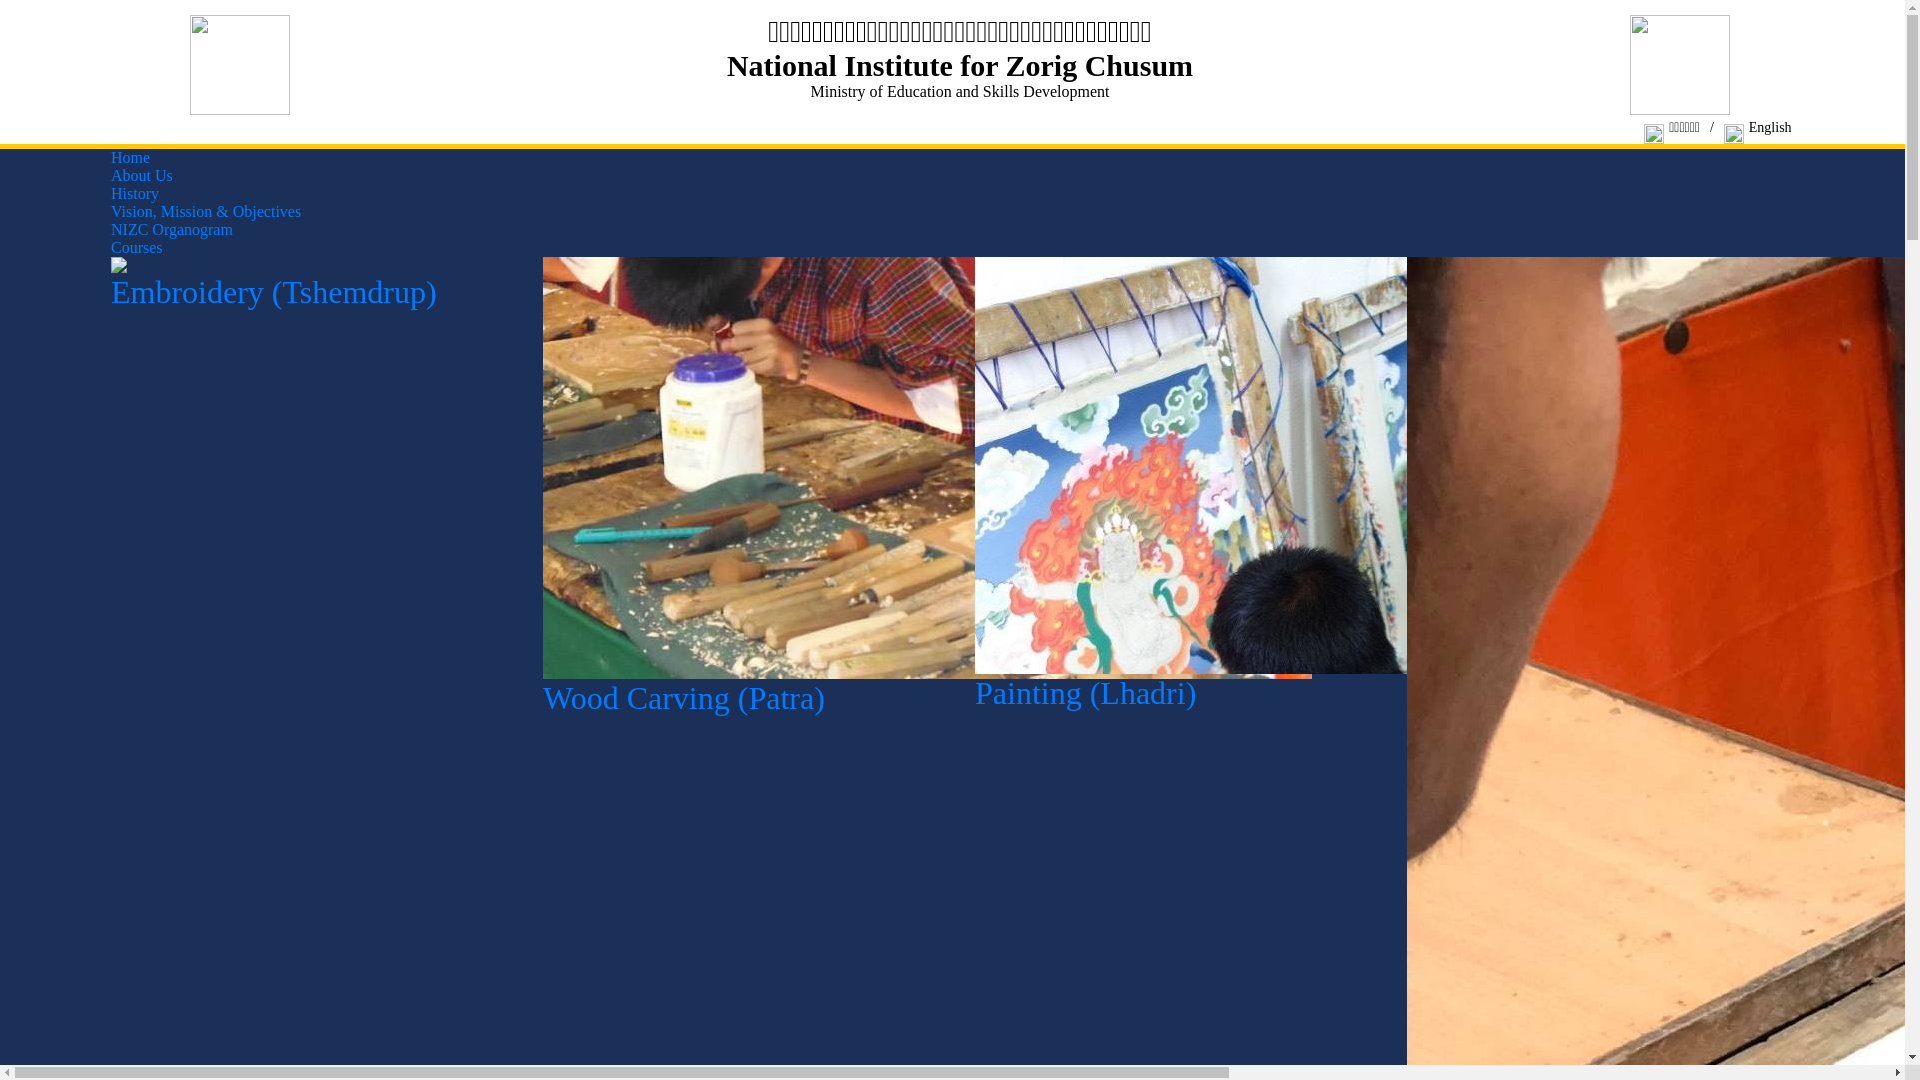  Describe the element at coordinates (109, 193) in the screenshot. I see `'History'` at that location.